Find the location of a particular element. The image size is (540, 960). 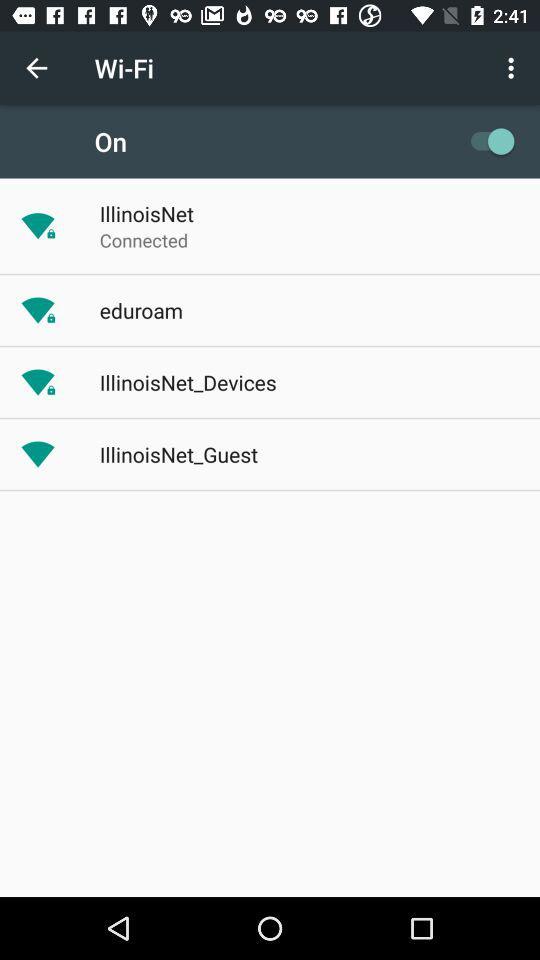

app below connected item is located at coordinates (140, 310).